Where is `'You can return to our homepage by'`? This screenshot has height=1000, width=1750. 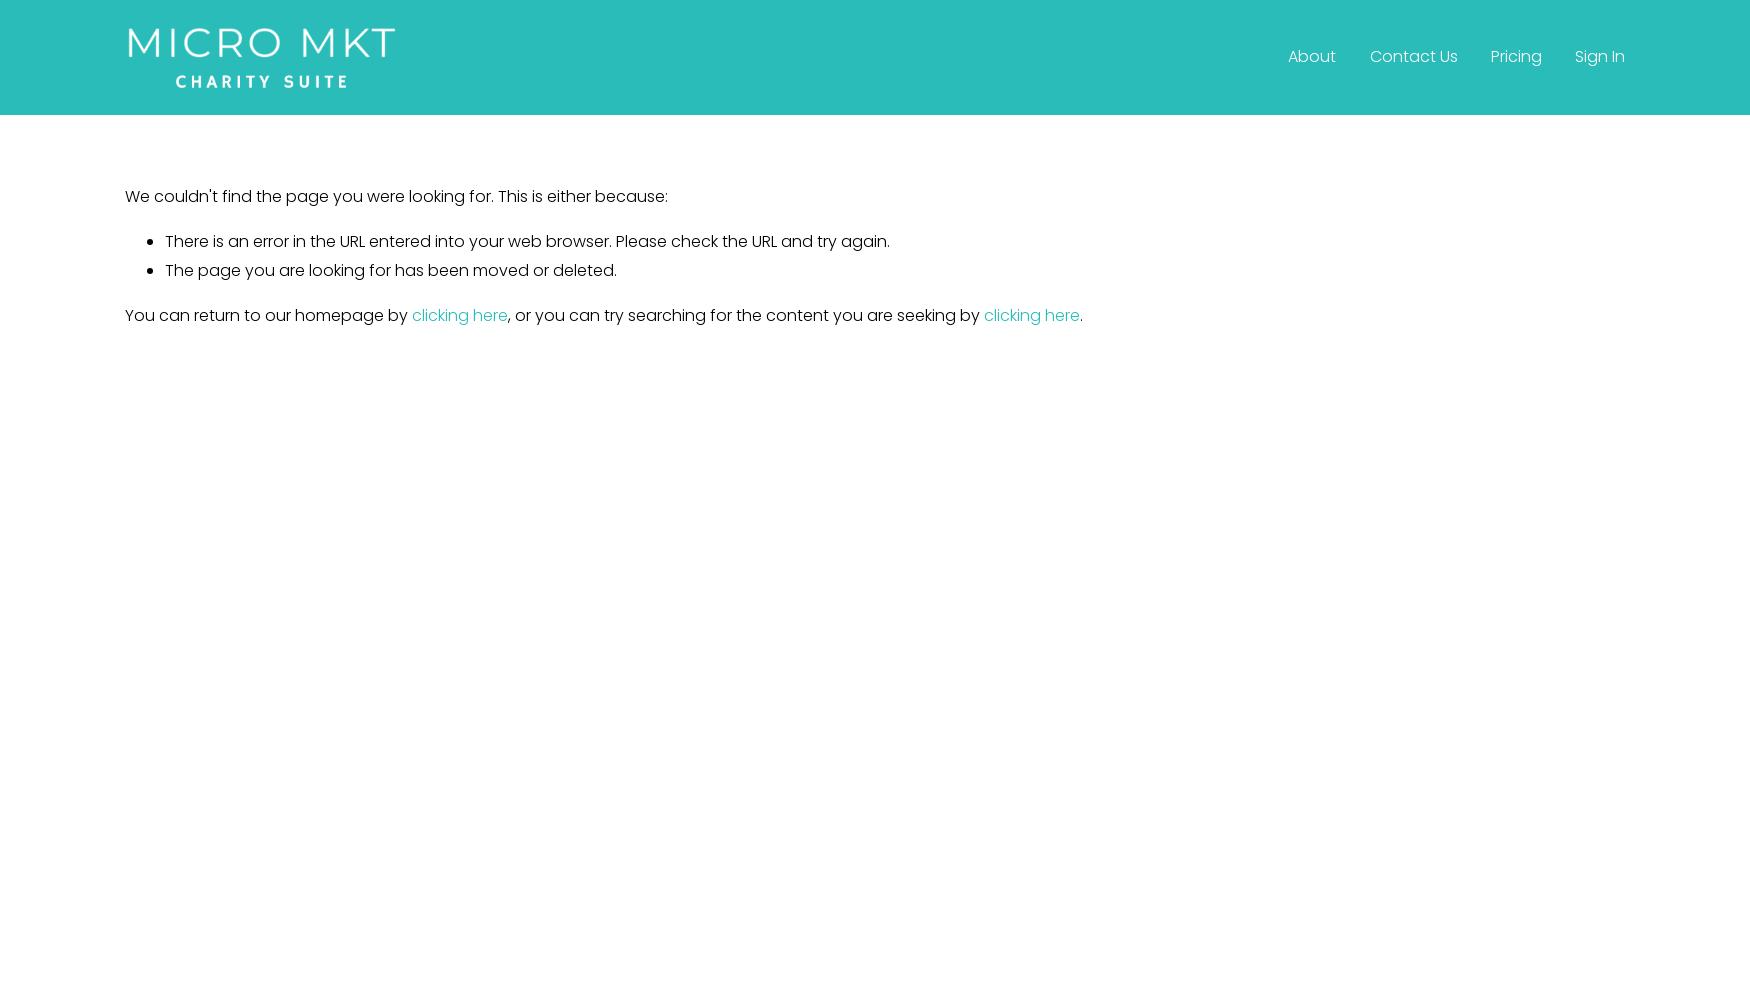 'You can return to our homepage by' is located at coordinates (267, 313).